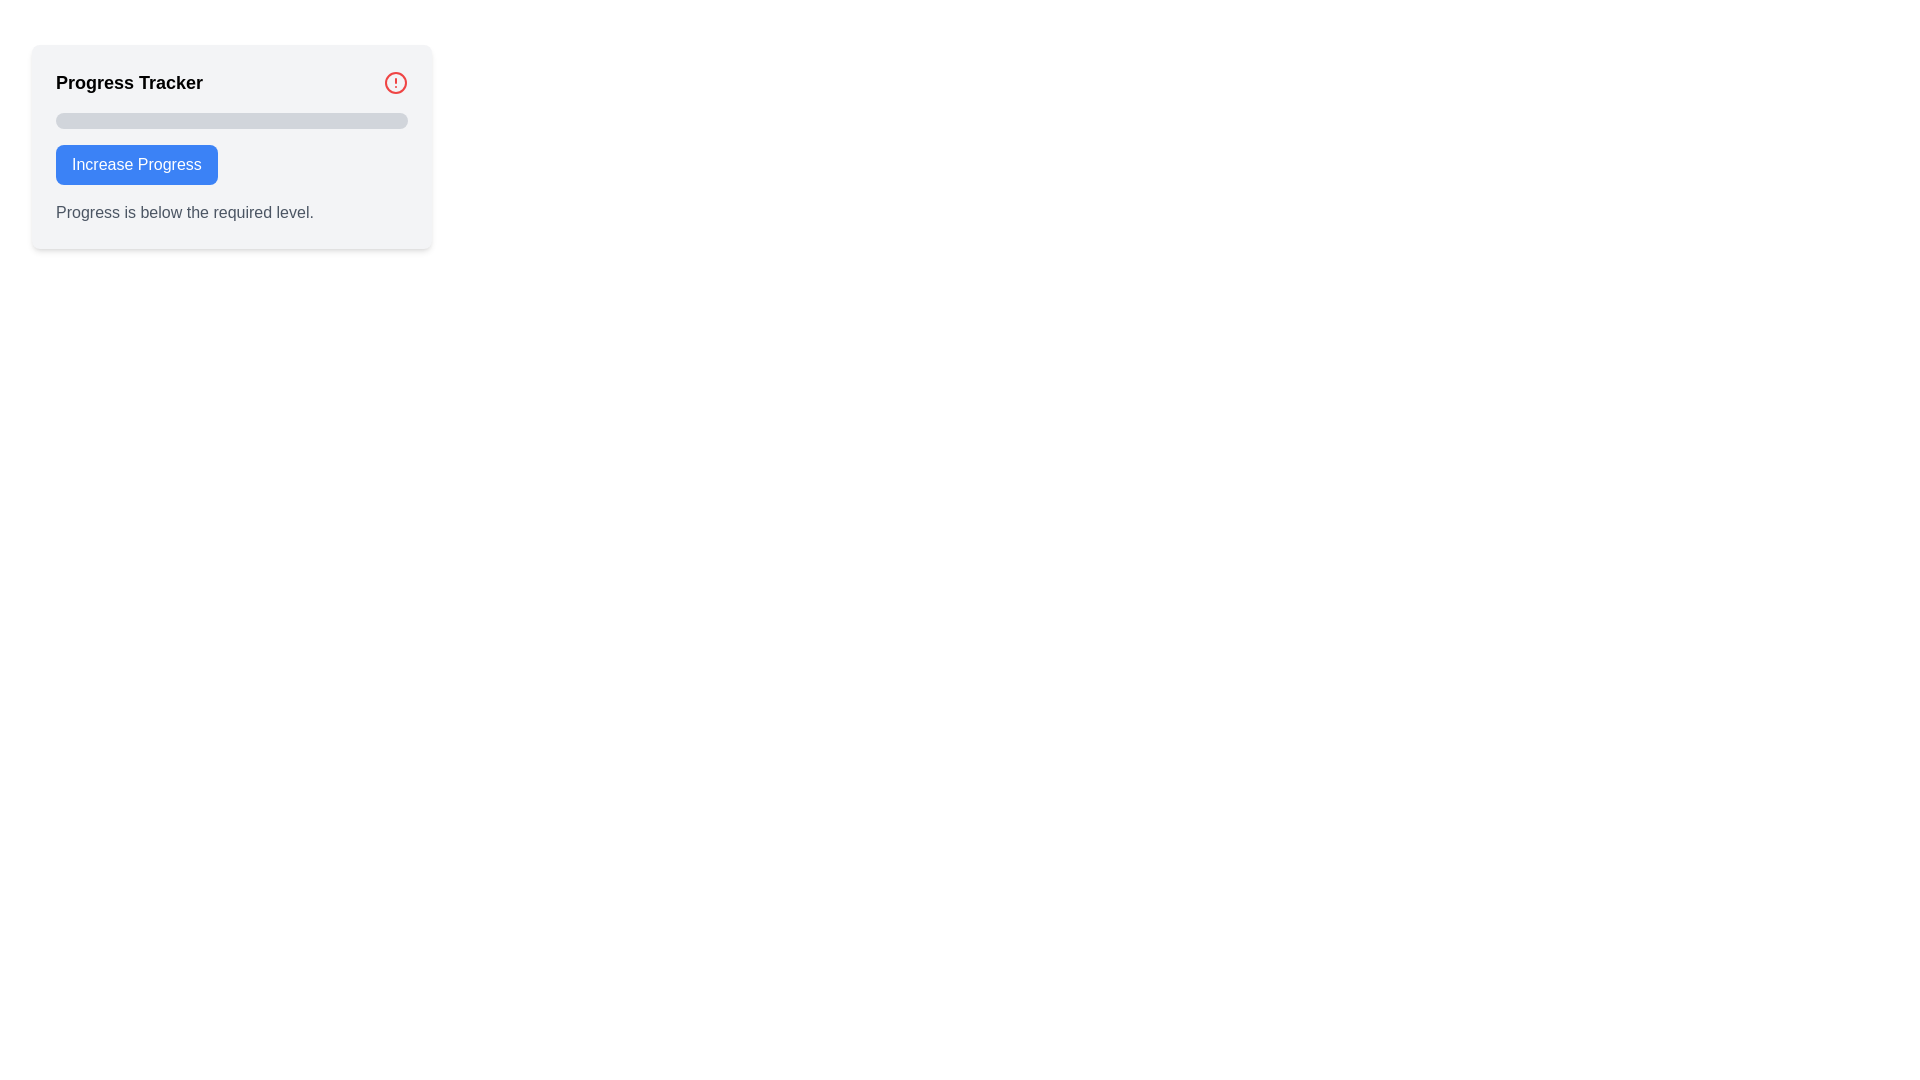 Image resolution: width=1920 pixels, height=1080 pixels. What do you see at coordinates (395, 82) in the screenshot?
I see `the alert indicator graphical shape located in the upper-right corner of the 'Progress Tracker' card, which visually represents an error or critical state` at bounding box center [395, 82].